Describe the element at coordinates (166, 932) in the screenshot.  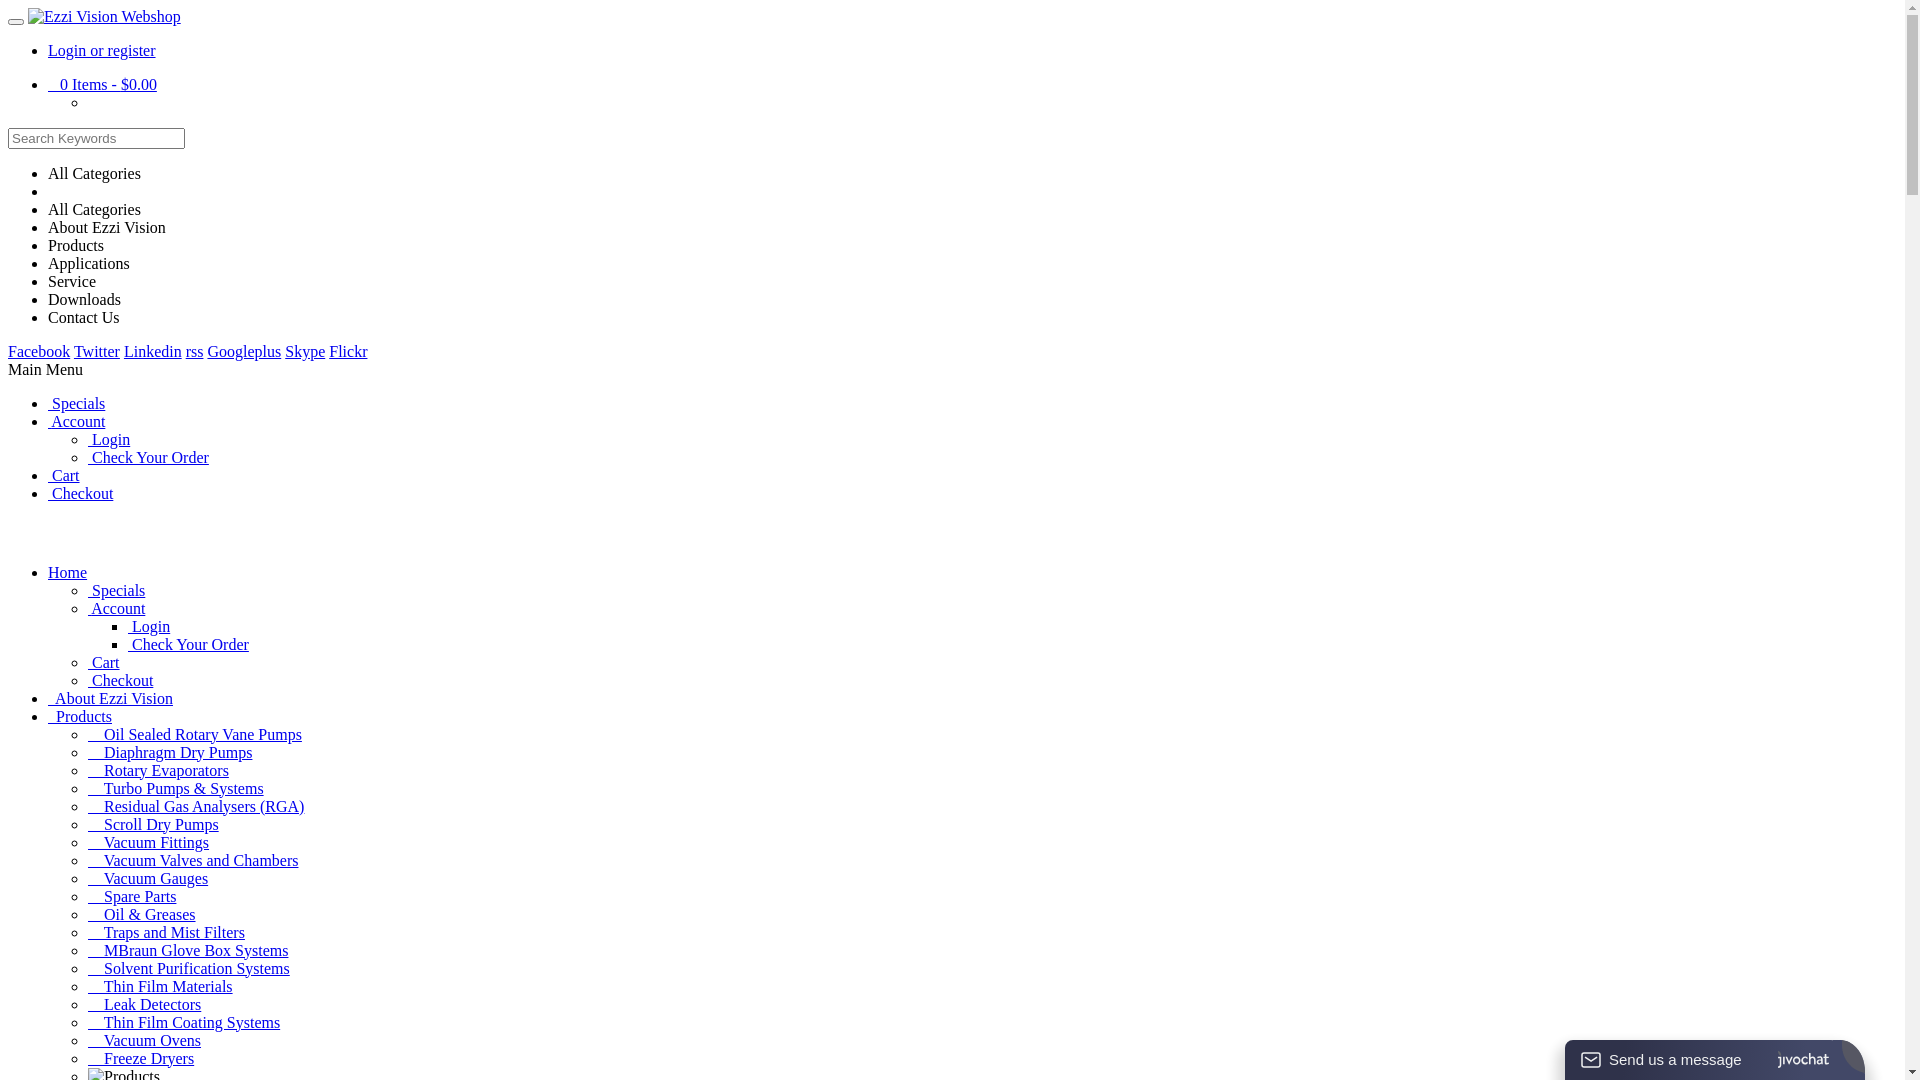
I see `'    Traps and Mist Filters'` at that location.